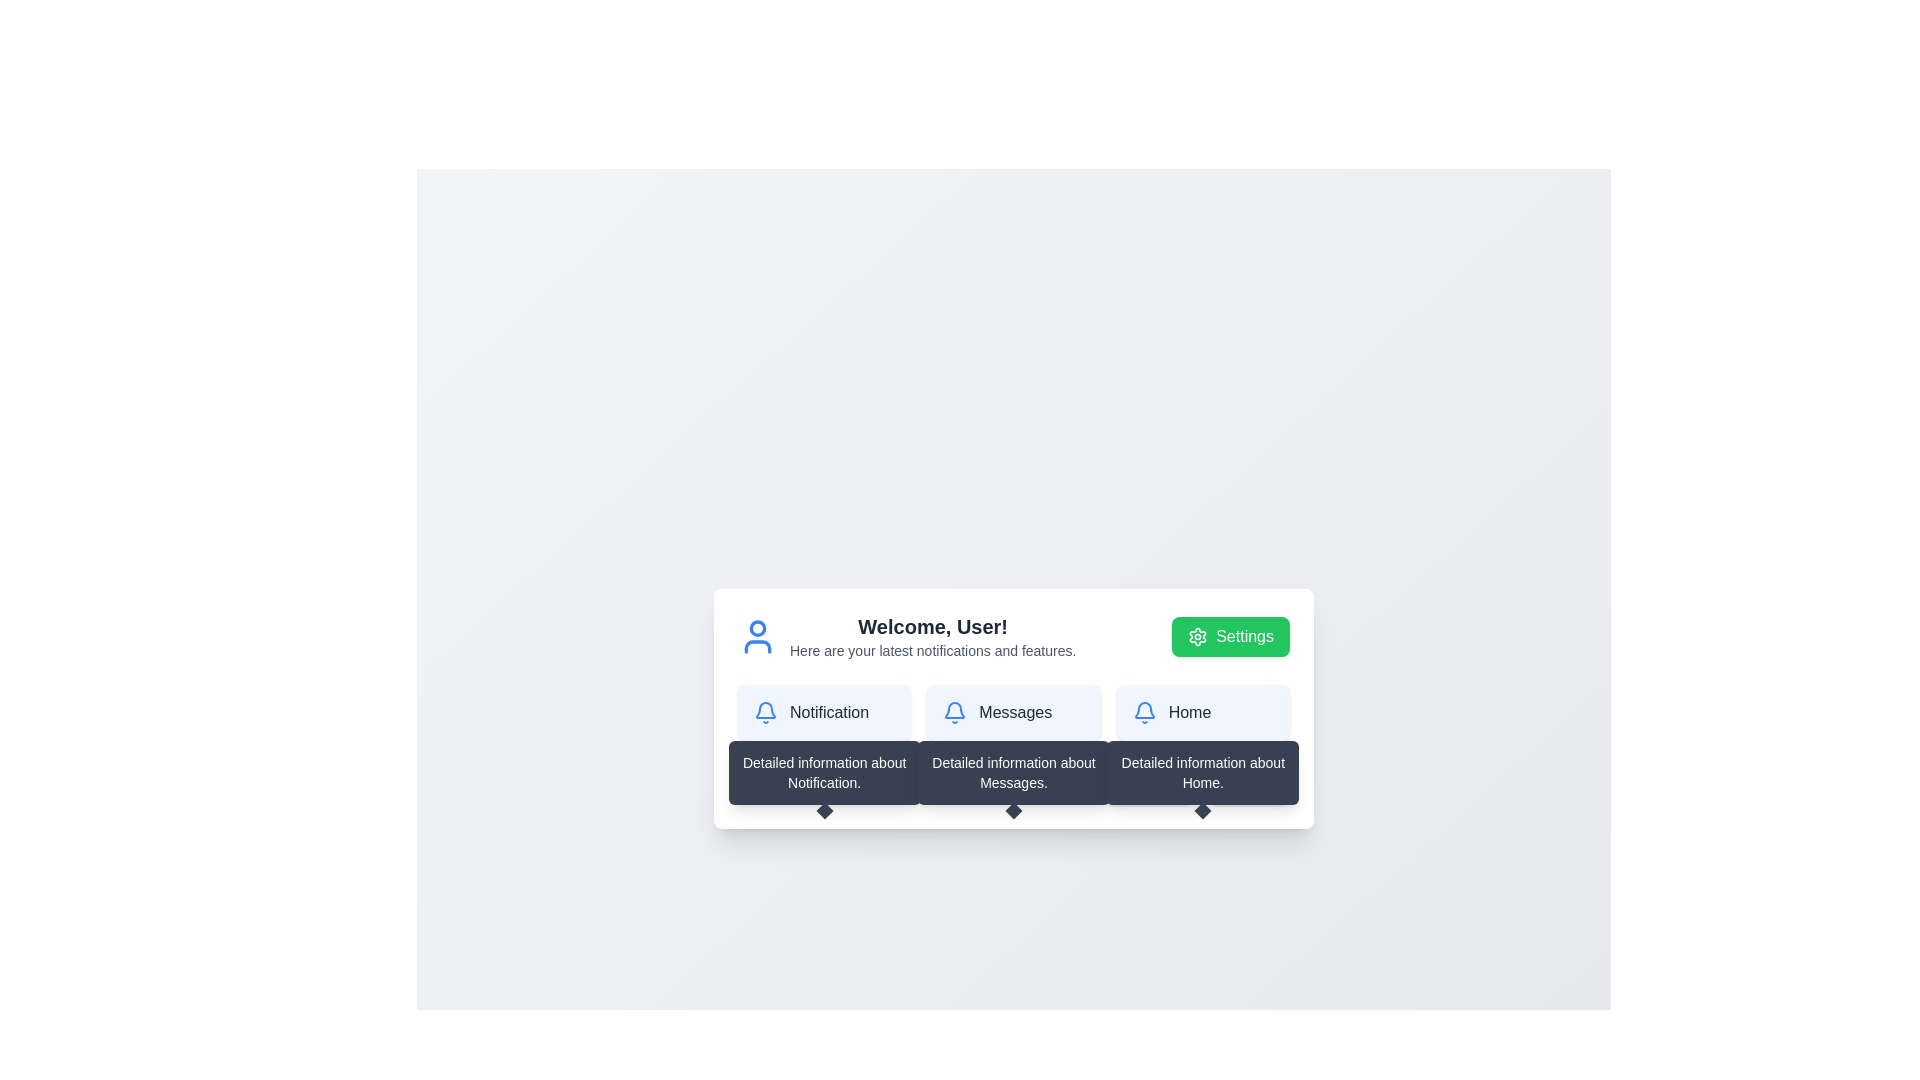 This screenshot has width=1920, height=1080. What do you see at coordinates (1013, 712) in the screenshot?
I see `the interactive button-like UI component with a blue bell icon and the text 'Messages'` at bounding box center [1013, 712].